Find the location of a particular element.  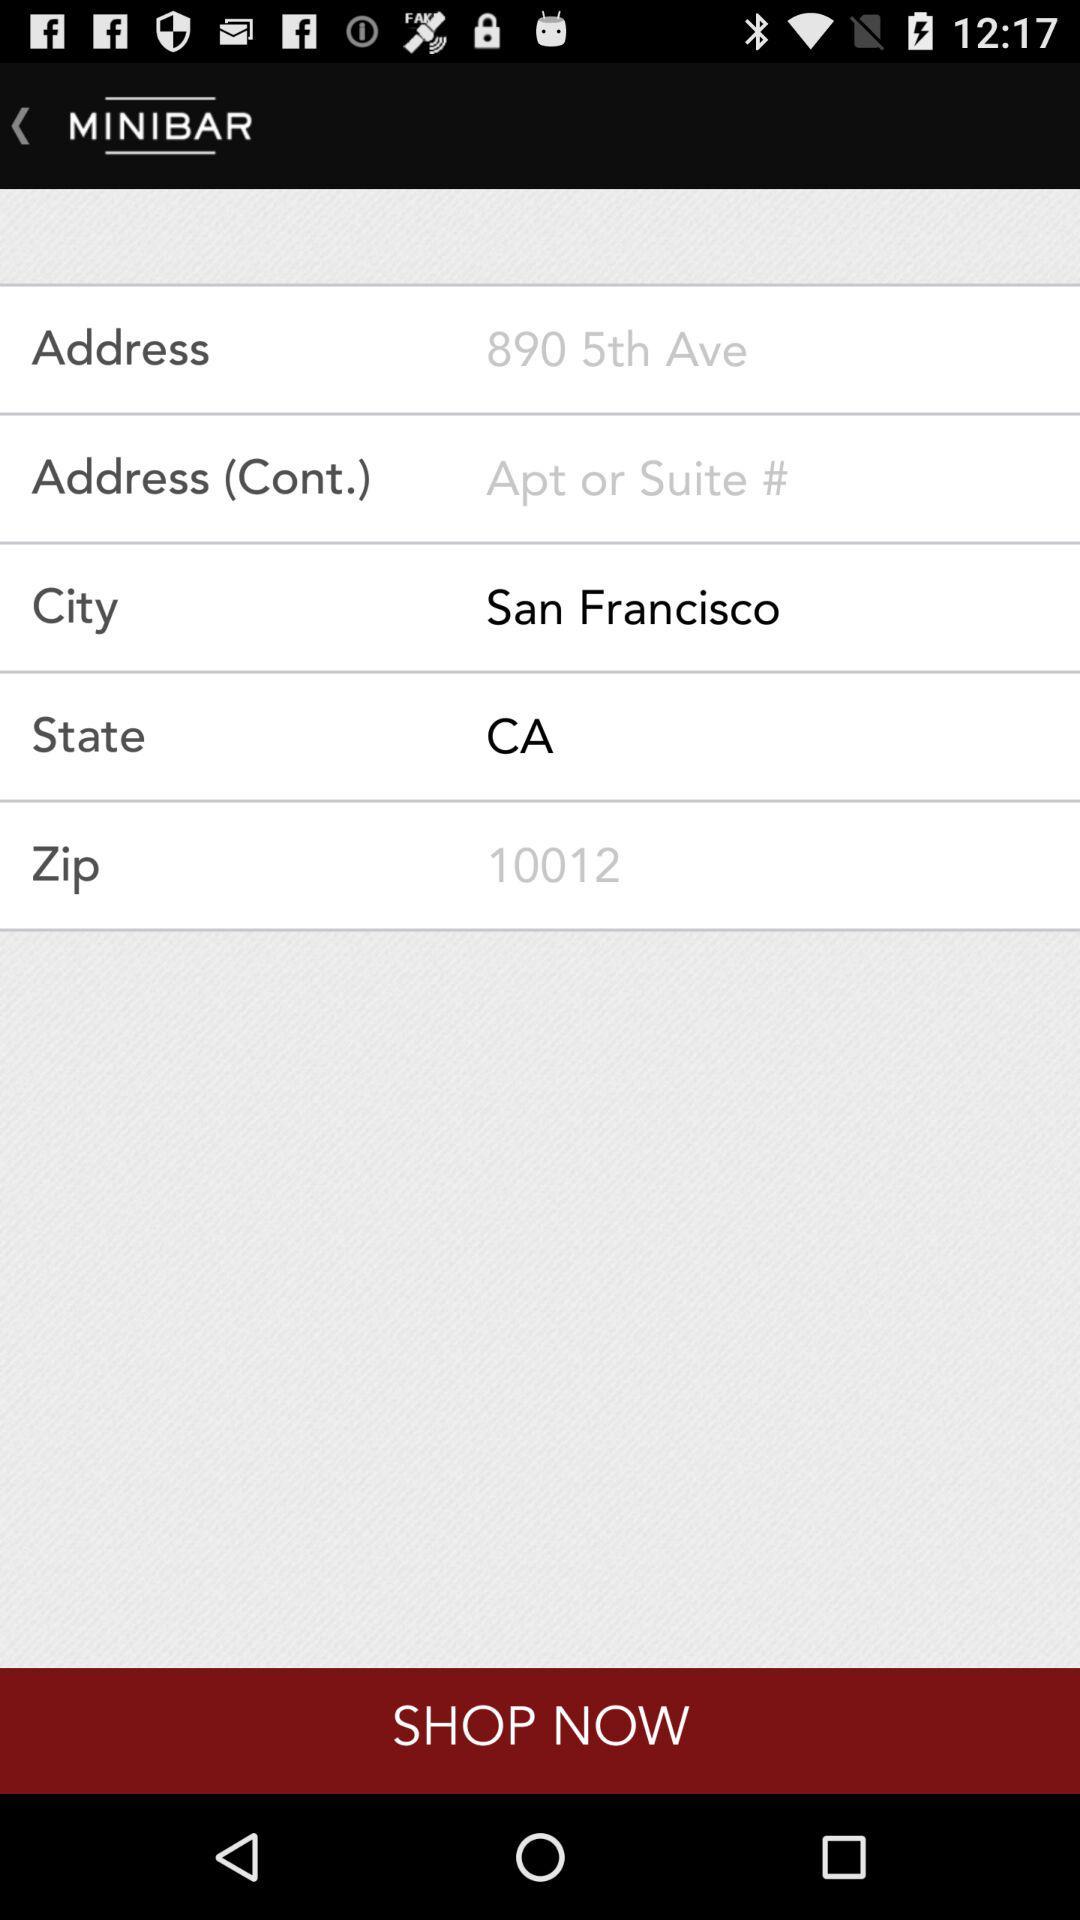

apartment number or suite number to the address is located at coordinates (782, 477).